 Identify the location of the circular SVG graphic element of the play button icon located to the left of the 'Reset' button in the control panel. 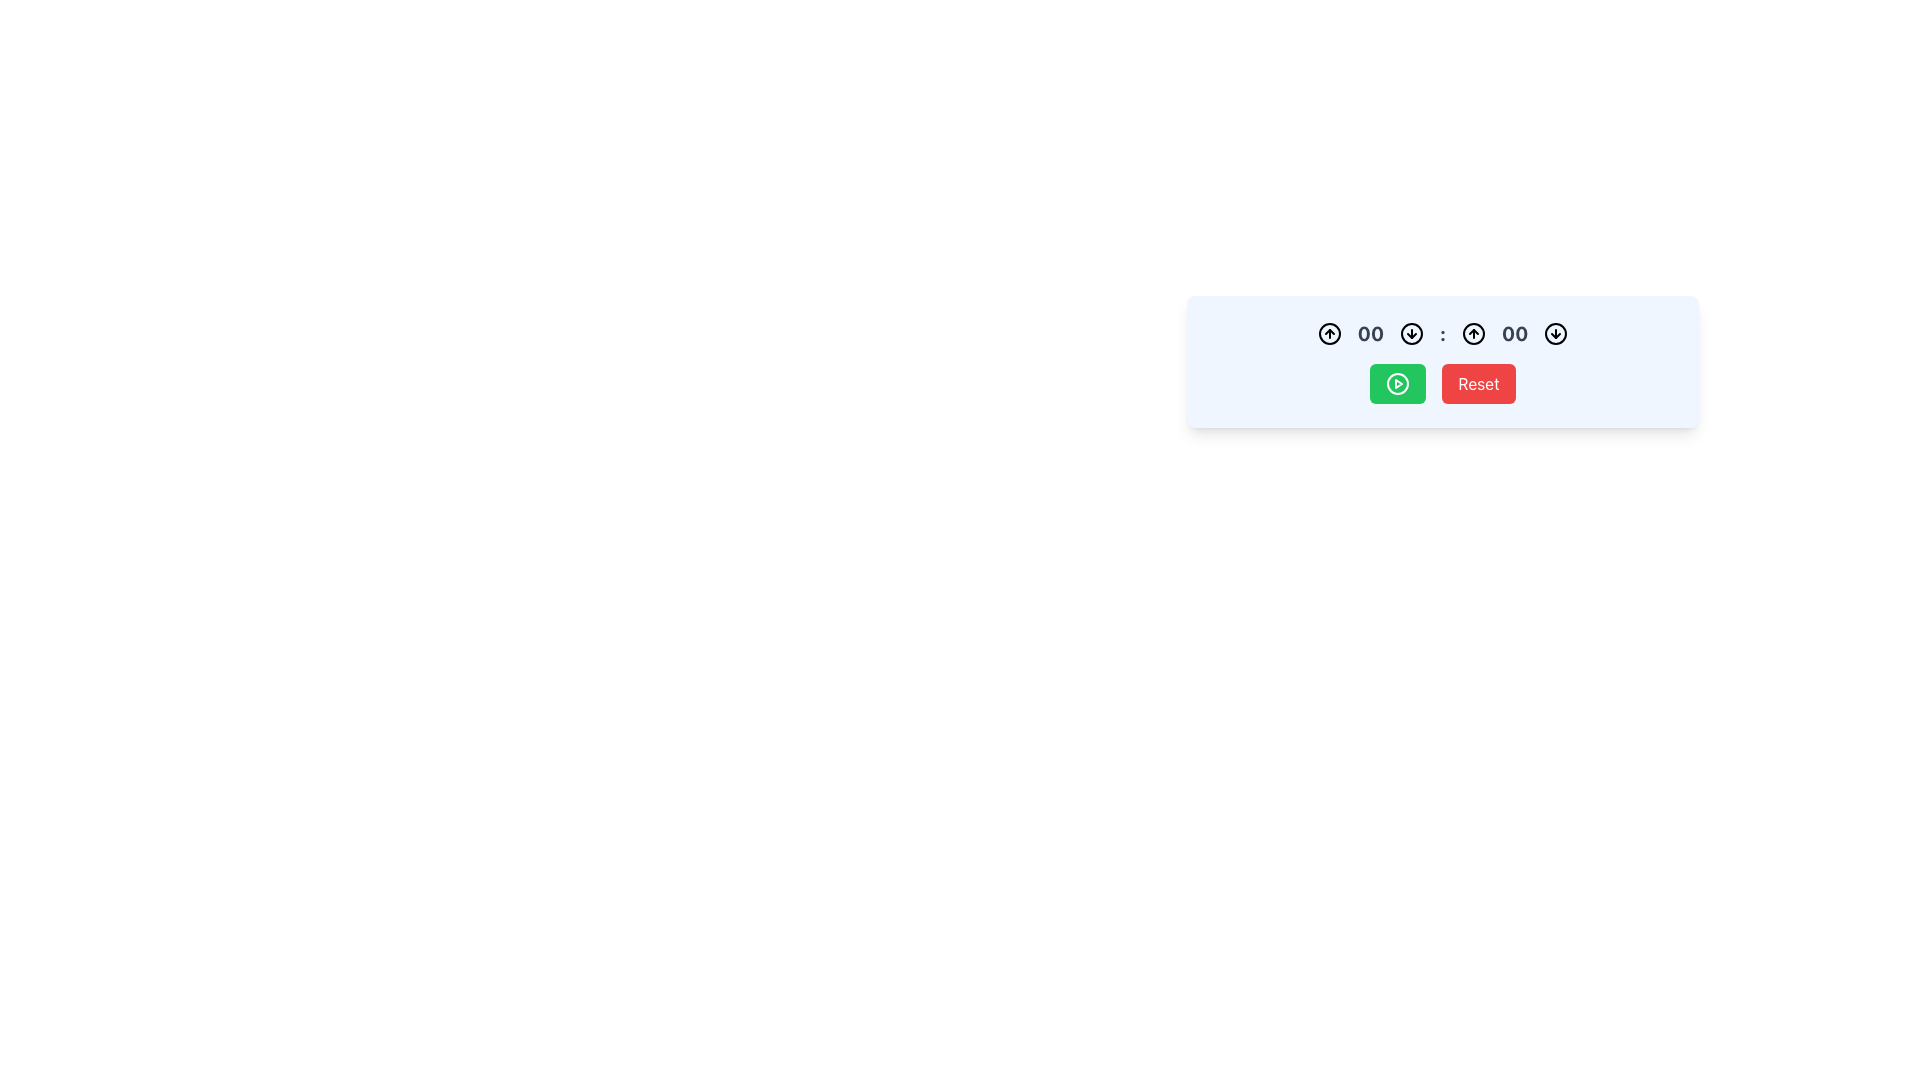
(1397, 384).